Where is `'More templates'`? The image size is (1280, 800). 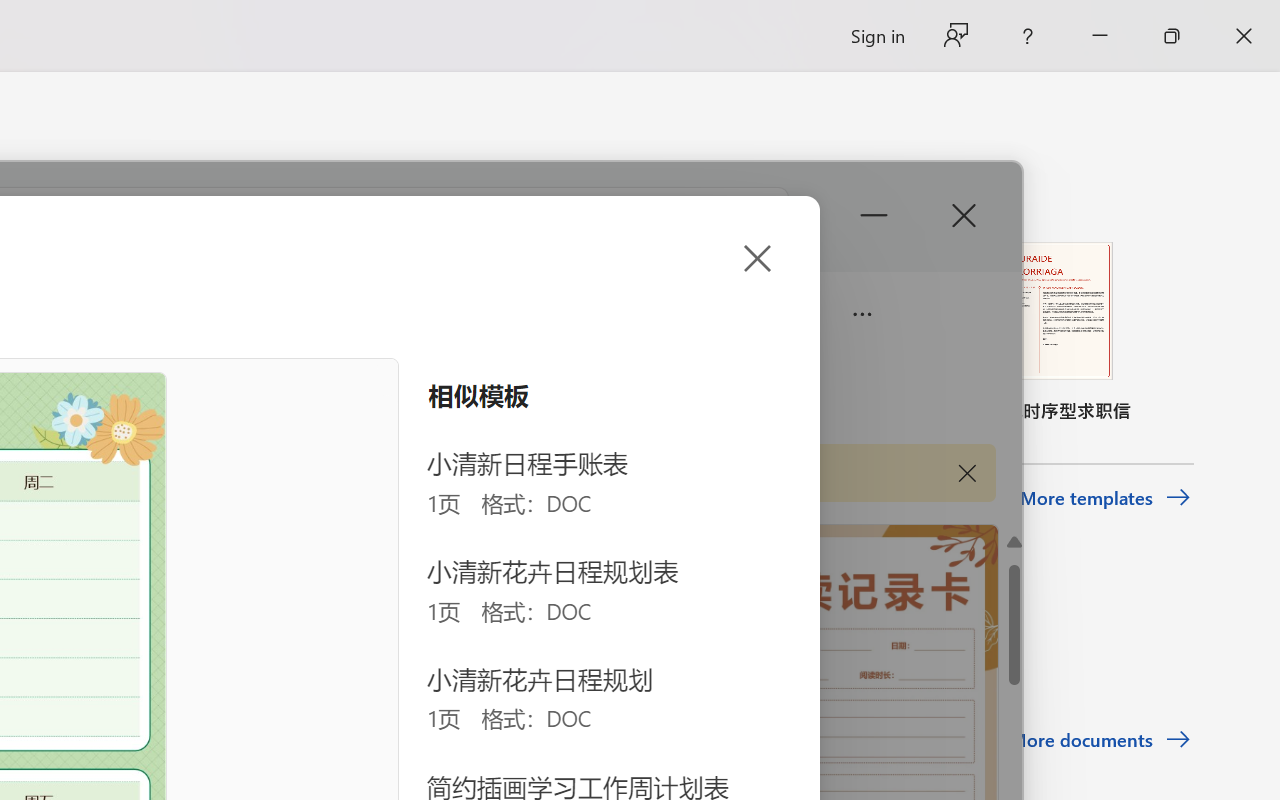 'More templates' is located at coordinates (1104, 498).